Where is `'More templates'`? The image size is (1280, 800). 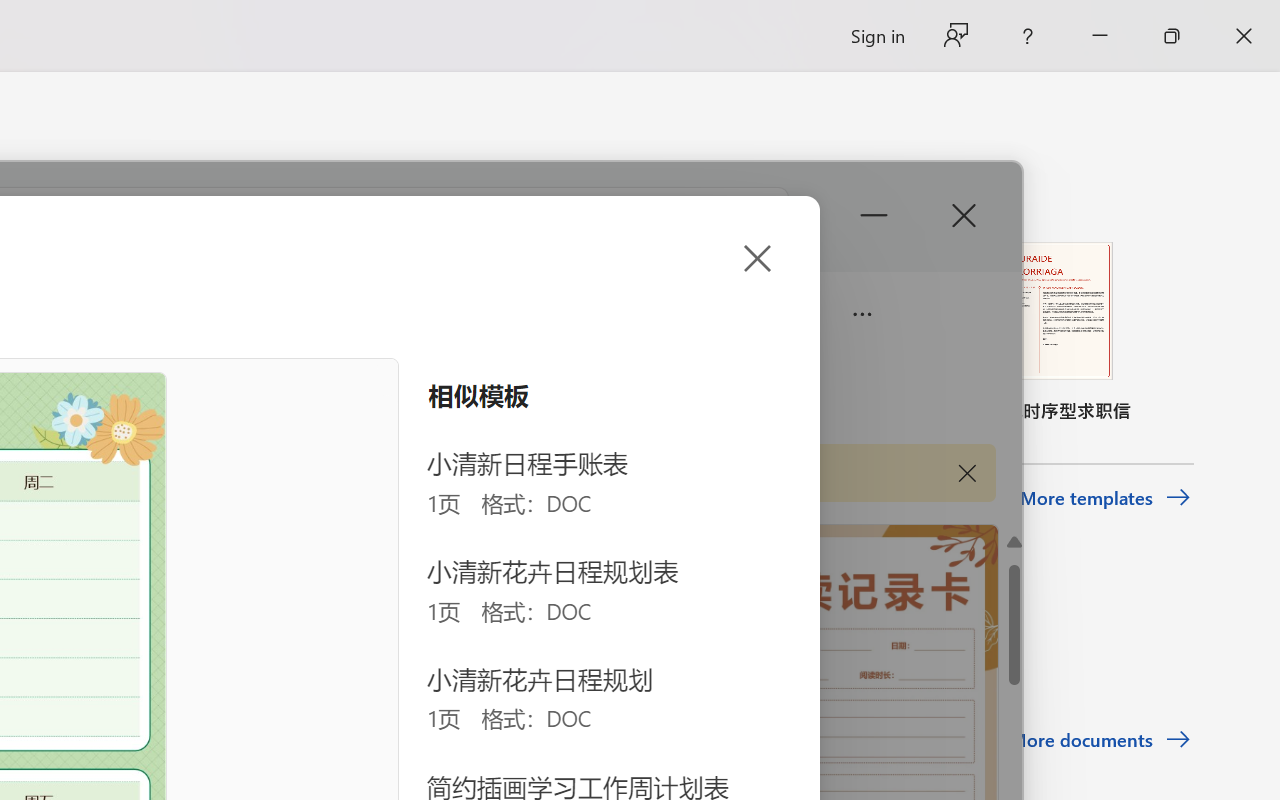 'More templates' is located at coordinates (1104, 498).